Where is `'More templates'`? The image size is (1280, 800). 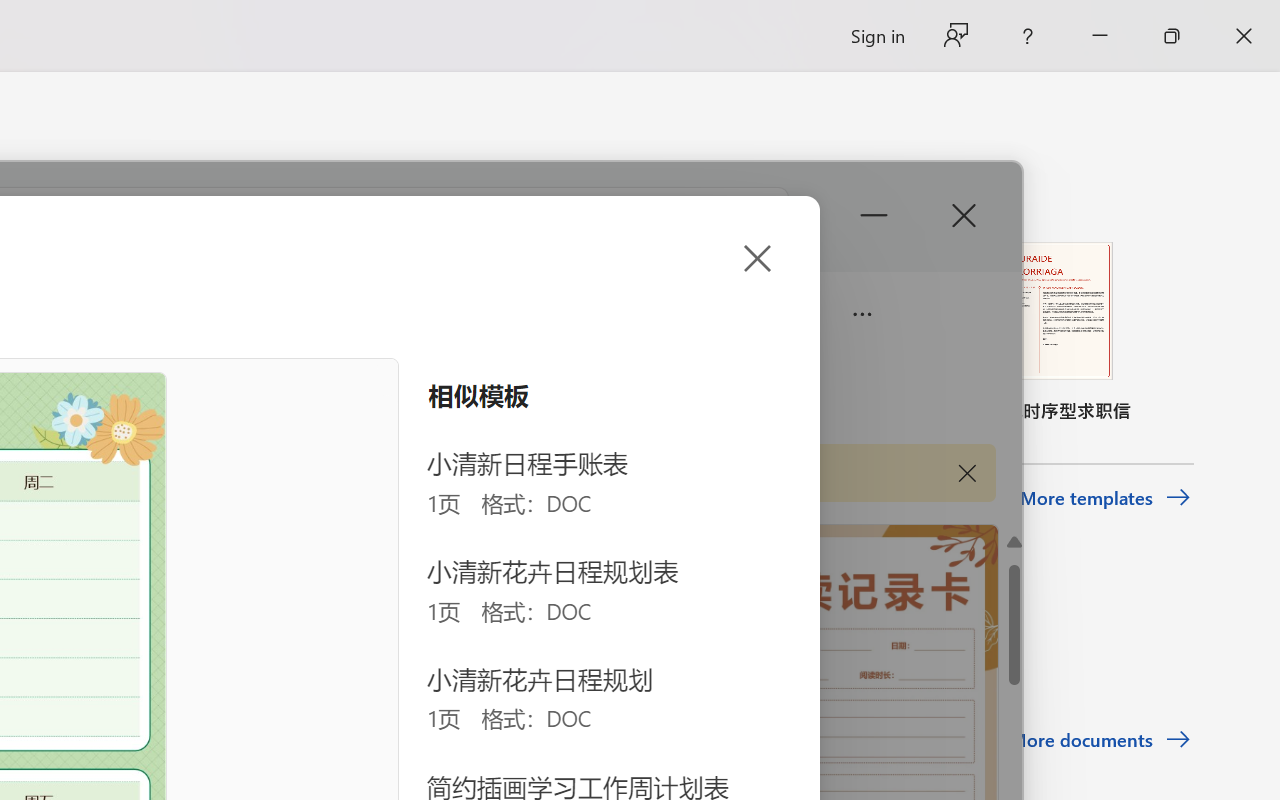 'More templates' is located at coordinates (1104, 498).